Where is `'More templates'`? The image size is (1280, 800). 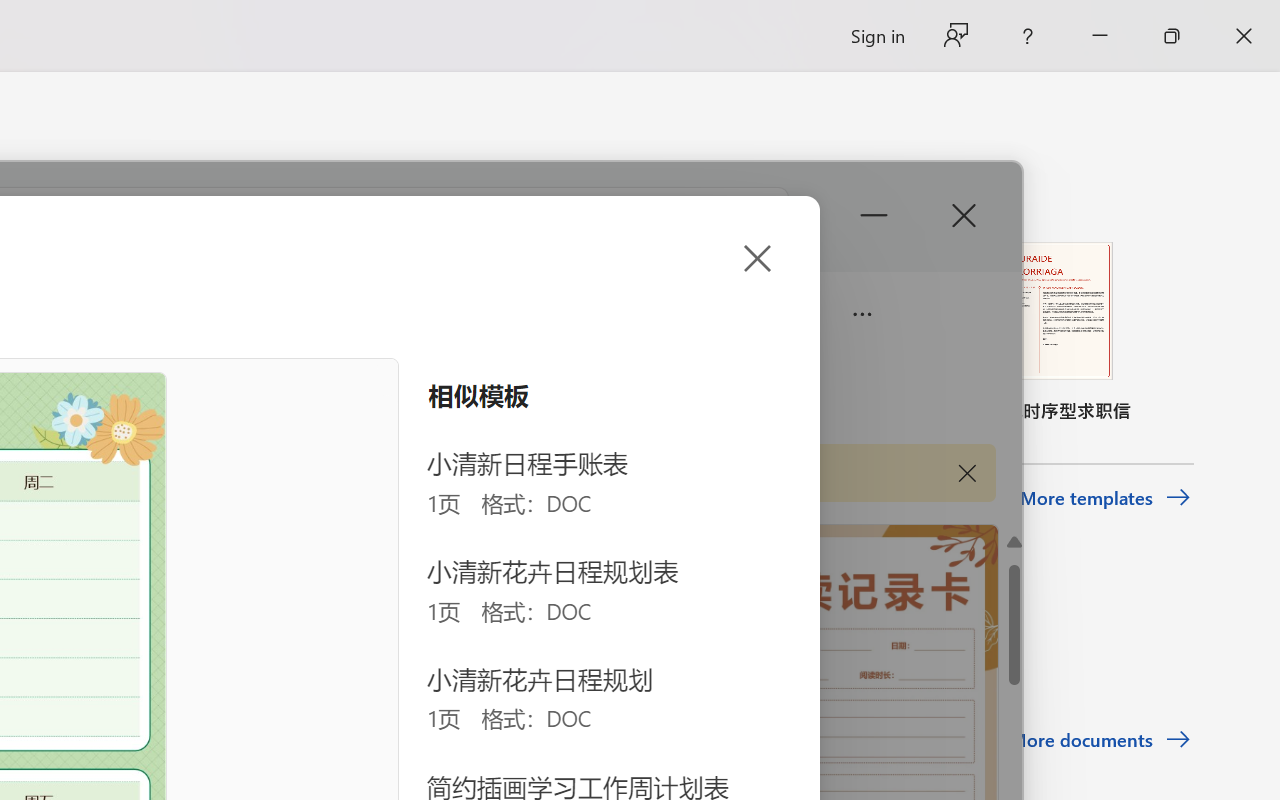 'More templates' is located at coordinates (1104, 498).